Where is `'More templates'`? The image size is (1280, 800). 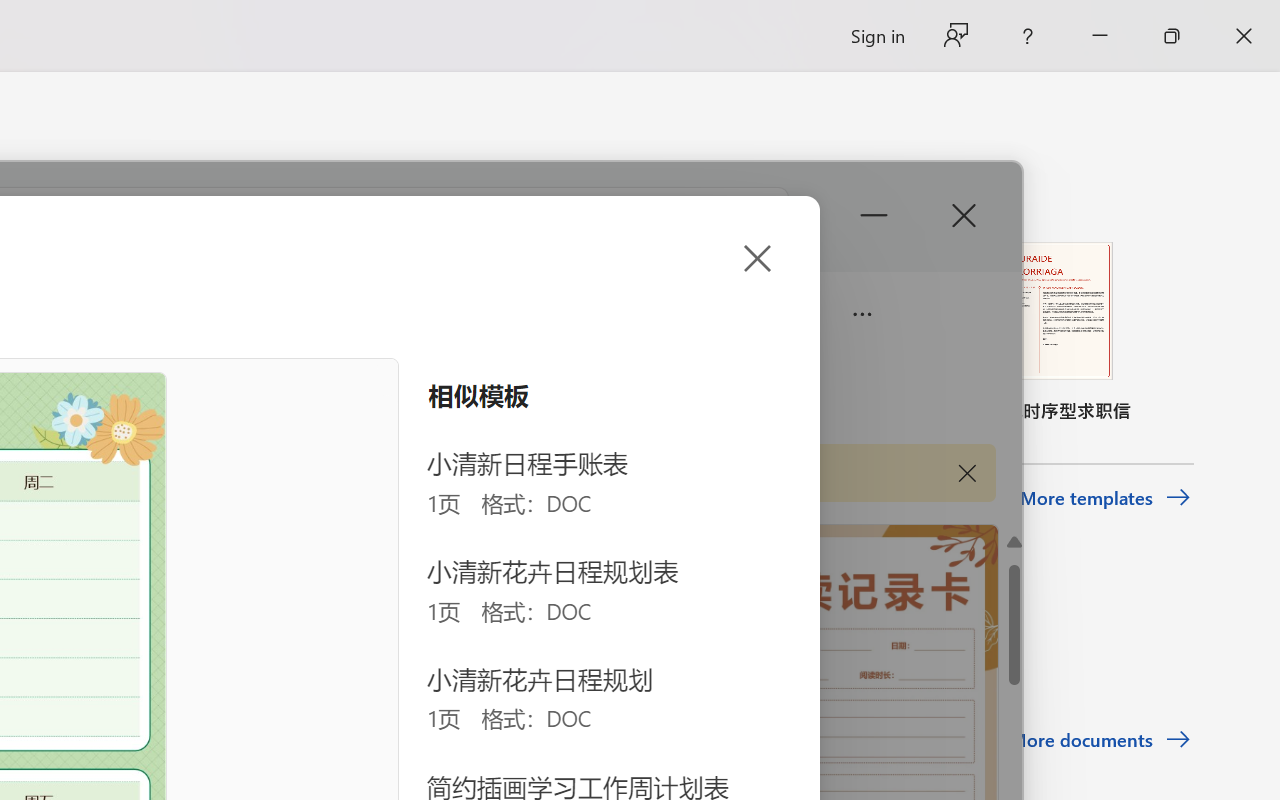 'More templates' is located at coordinates (1104, 498).